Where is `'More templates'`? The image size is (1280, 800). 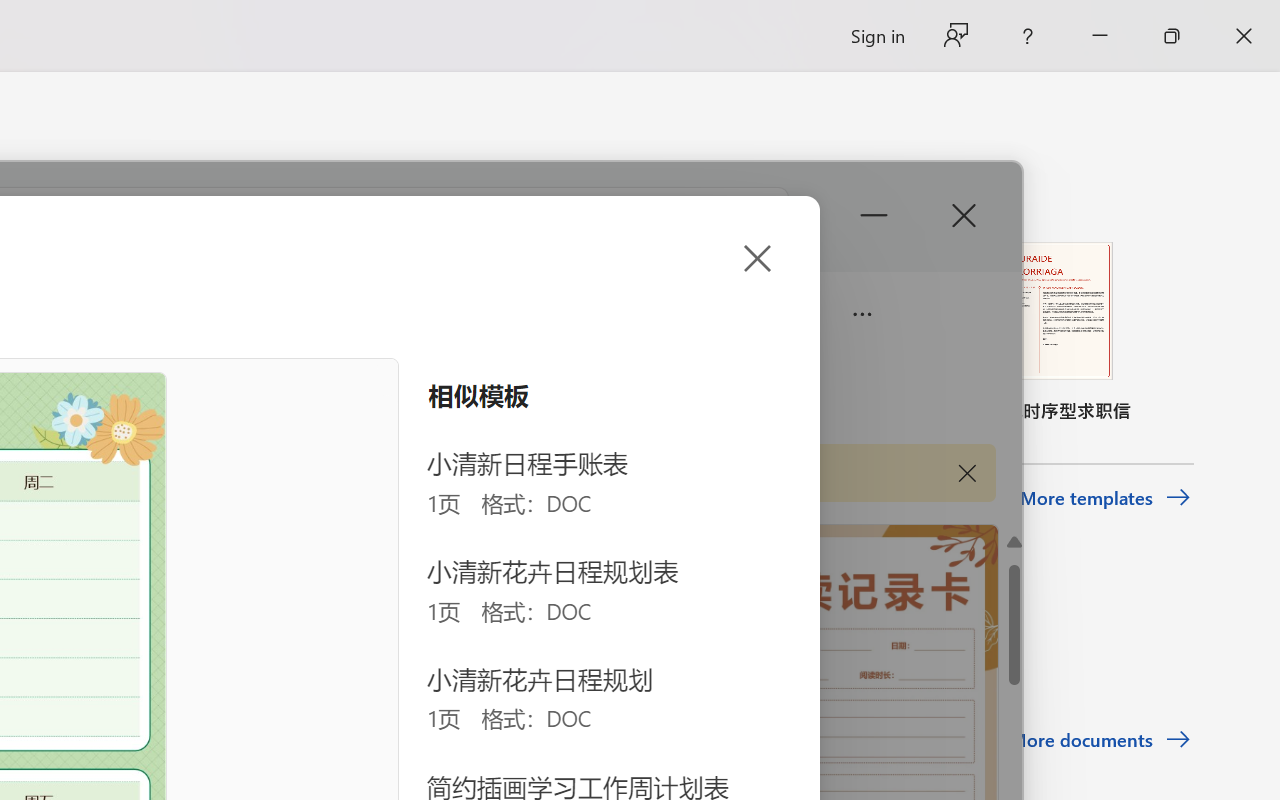 'More templates' is located at coordinates (1104, 498).